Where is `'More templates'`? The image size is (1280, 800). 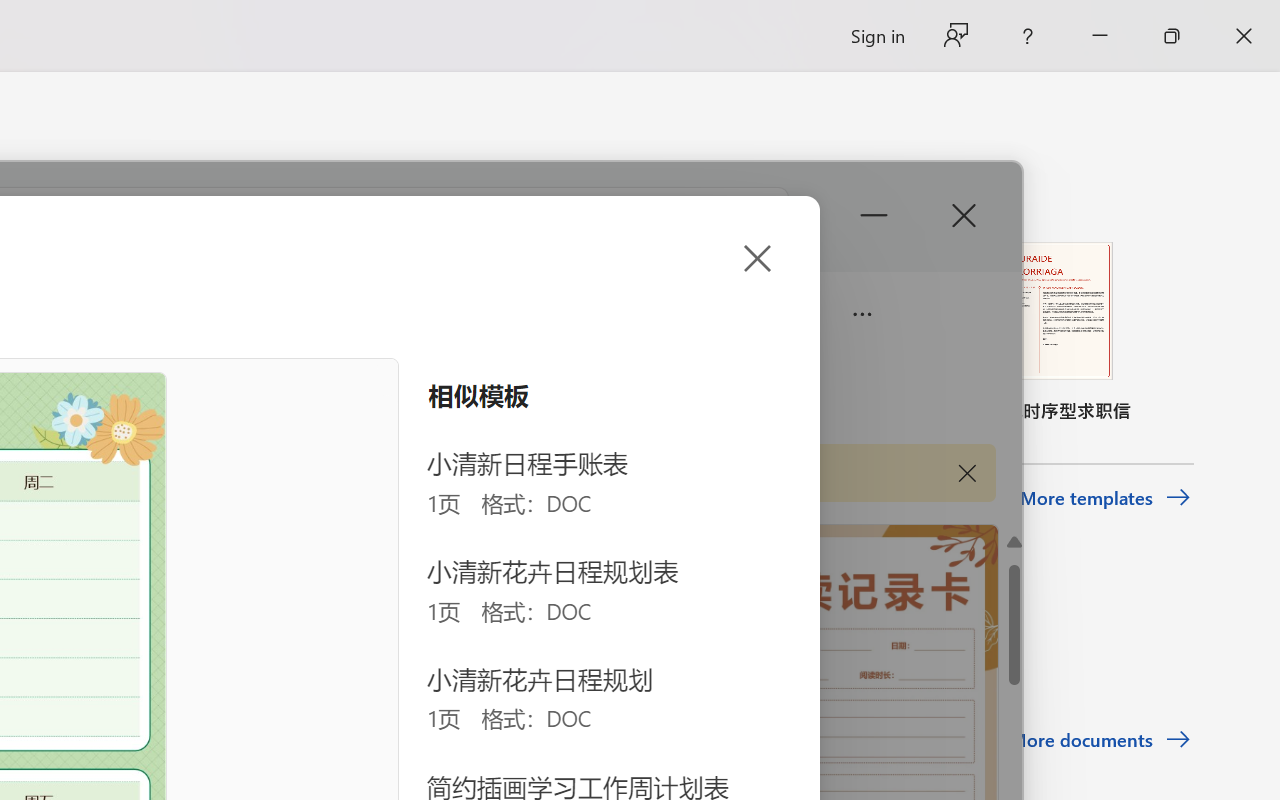 'More templates' is located at coordinates (1104, 498).